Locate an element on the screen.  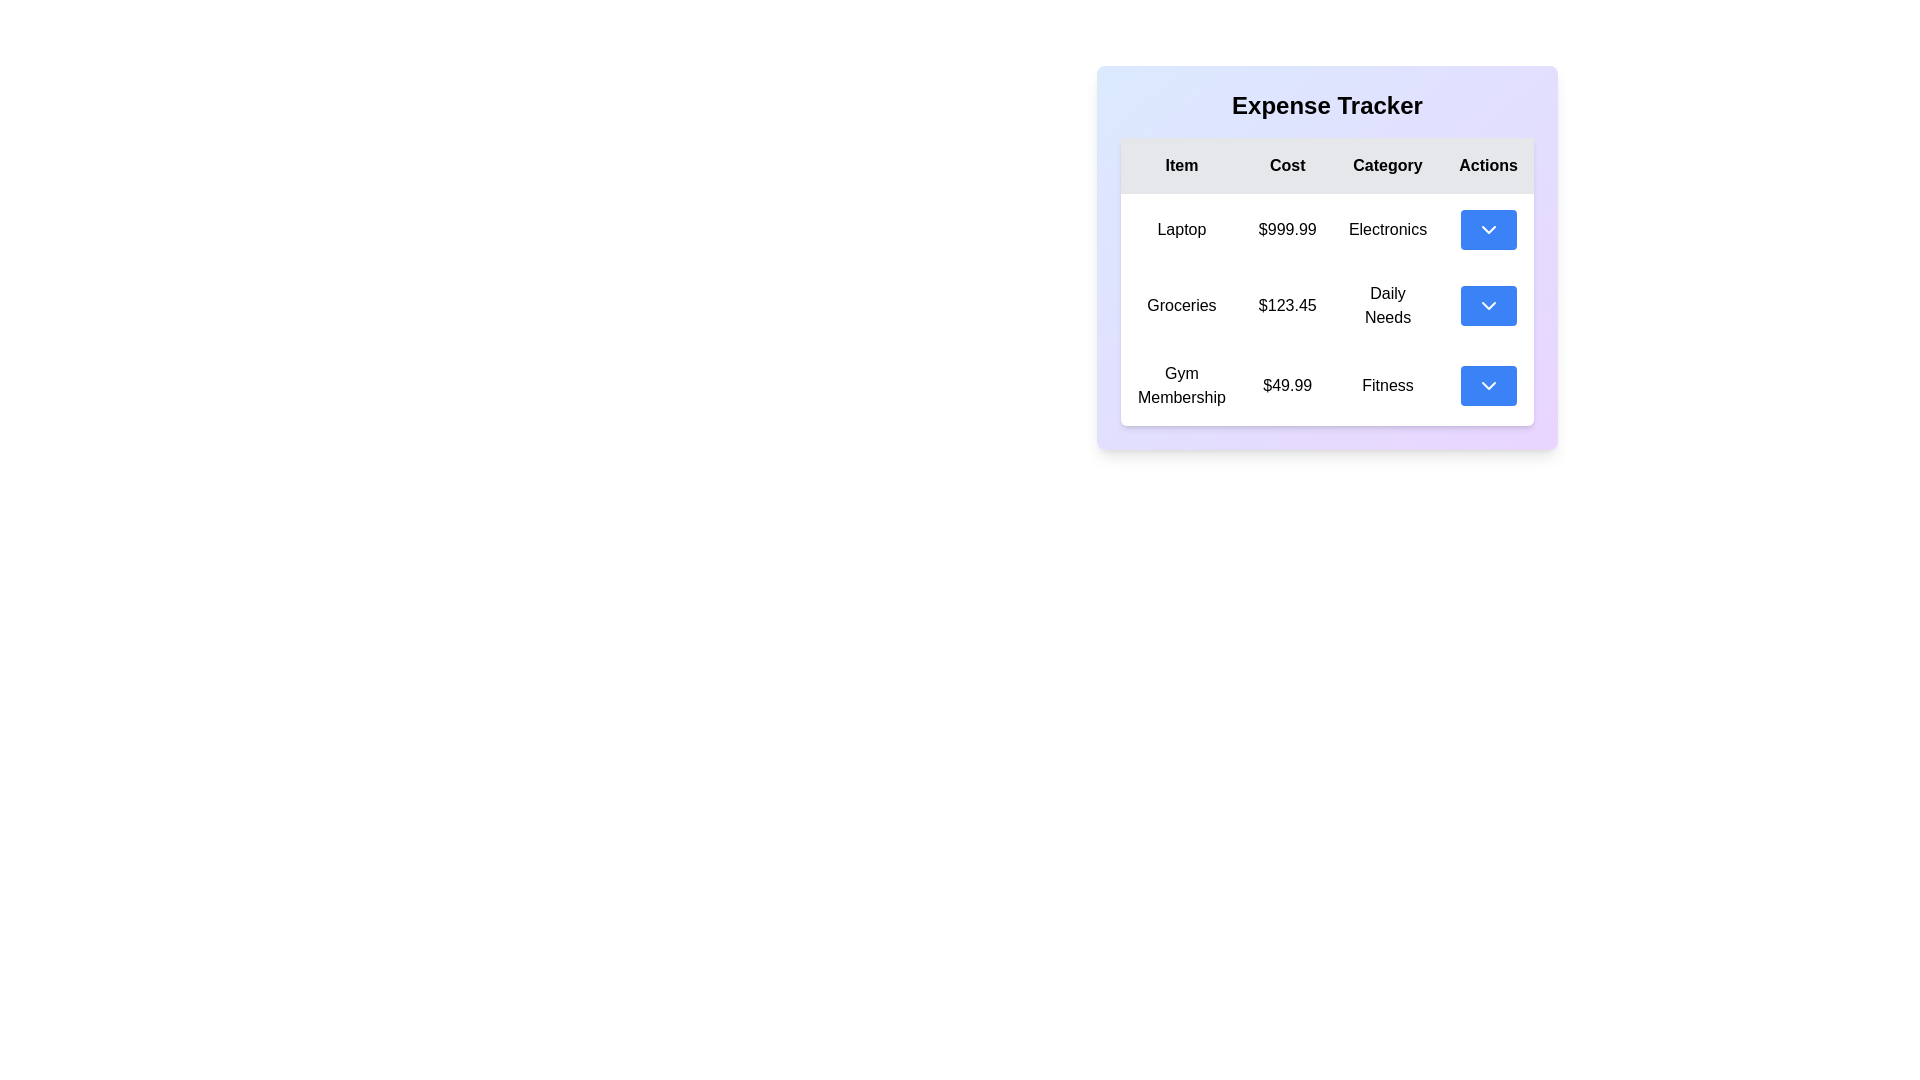
the static text label representing the cost value for 'Gym Membership' located in the third row under the 'Cost' column of the data table is located at coordinates (1287, 385).